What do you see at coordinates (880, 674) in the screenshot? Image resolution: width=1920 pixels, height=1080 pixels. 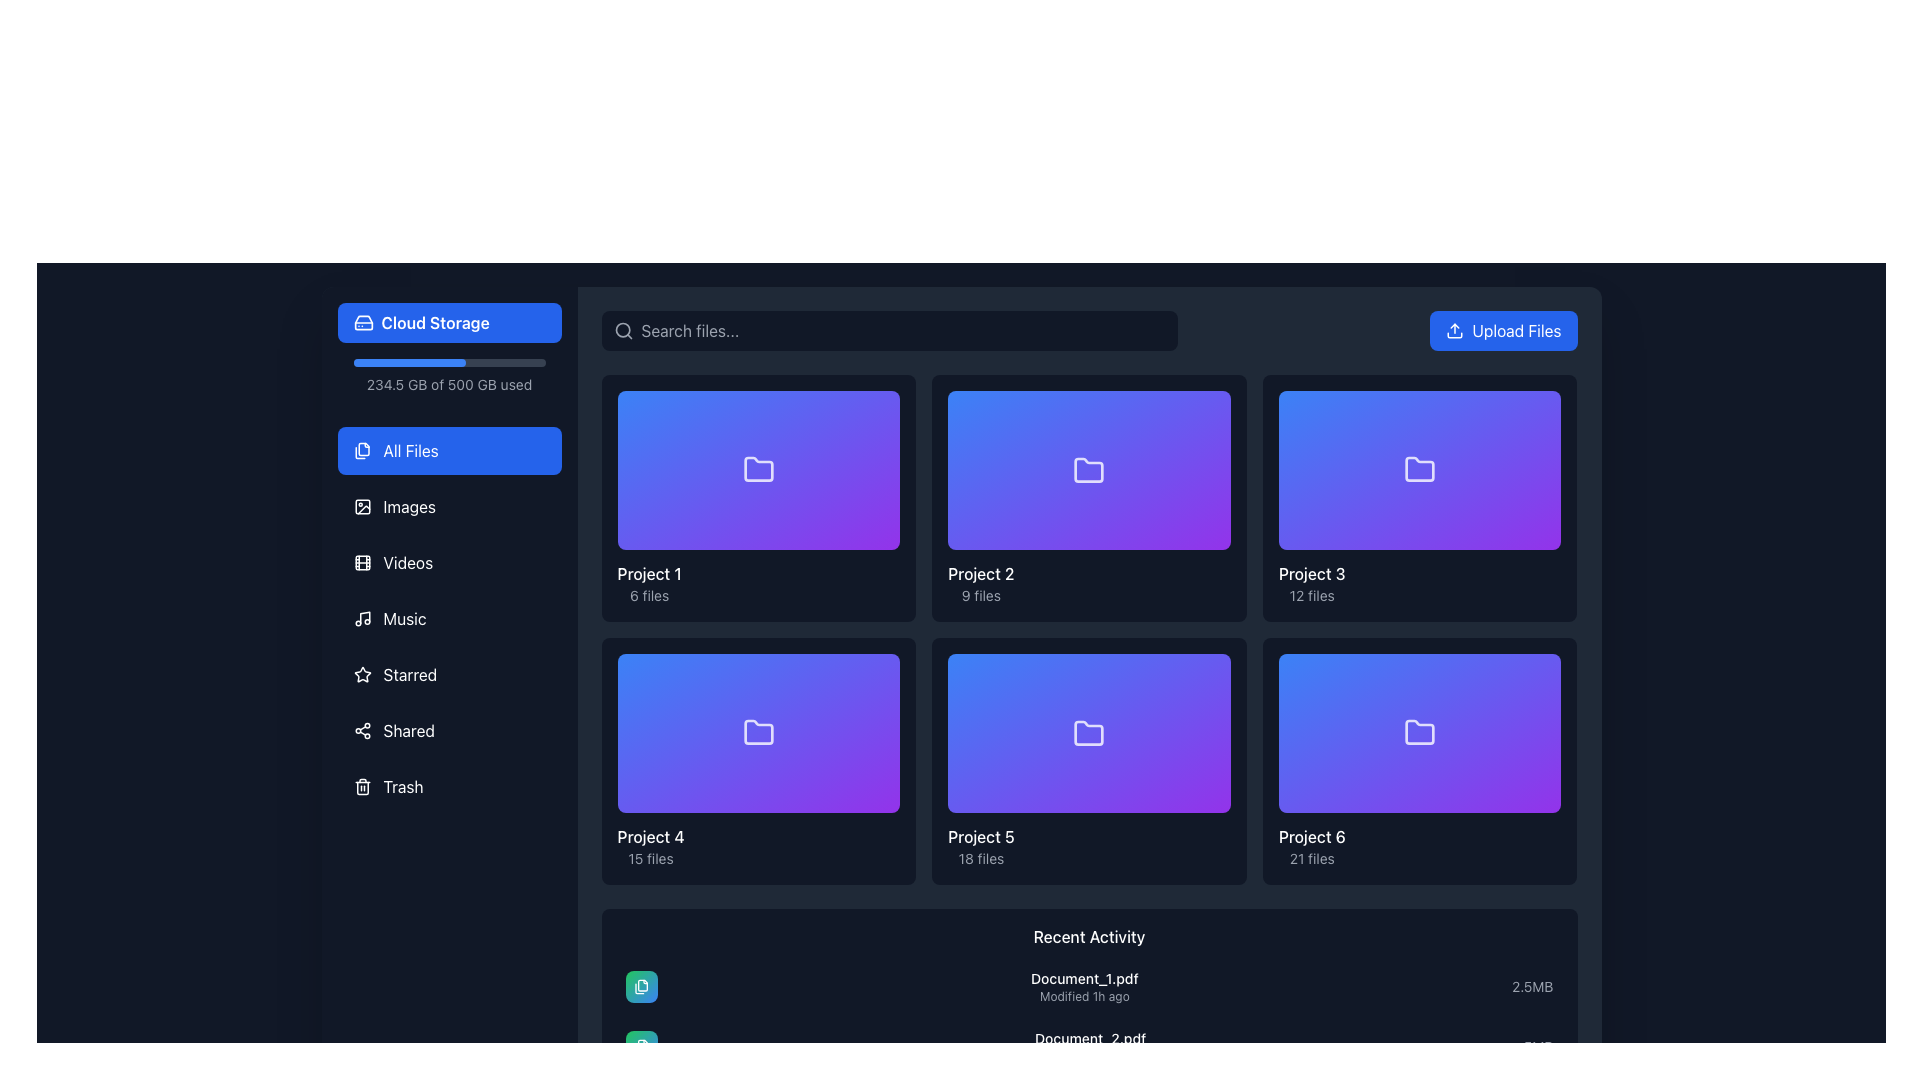 I see `the options menu trigger (Vertical Ellipsis) located in the top right corner of the 'Project 4' card` at bounding box center [880, 674].